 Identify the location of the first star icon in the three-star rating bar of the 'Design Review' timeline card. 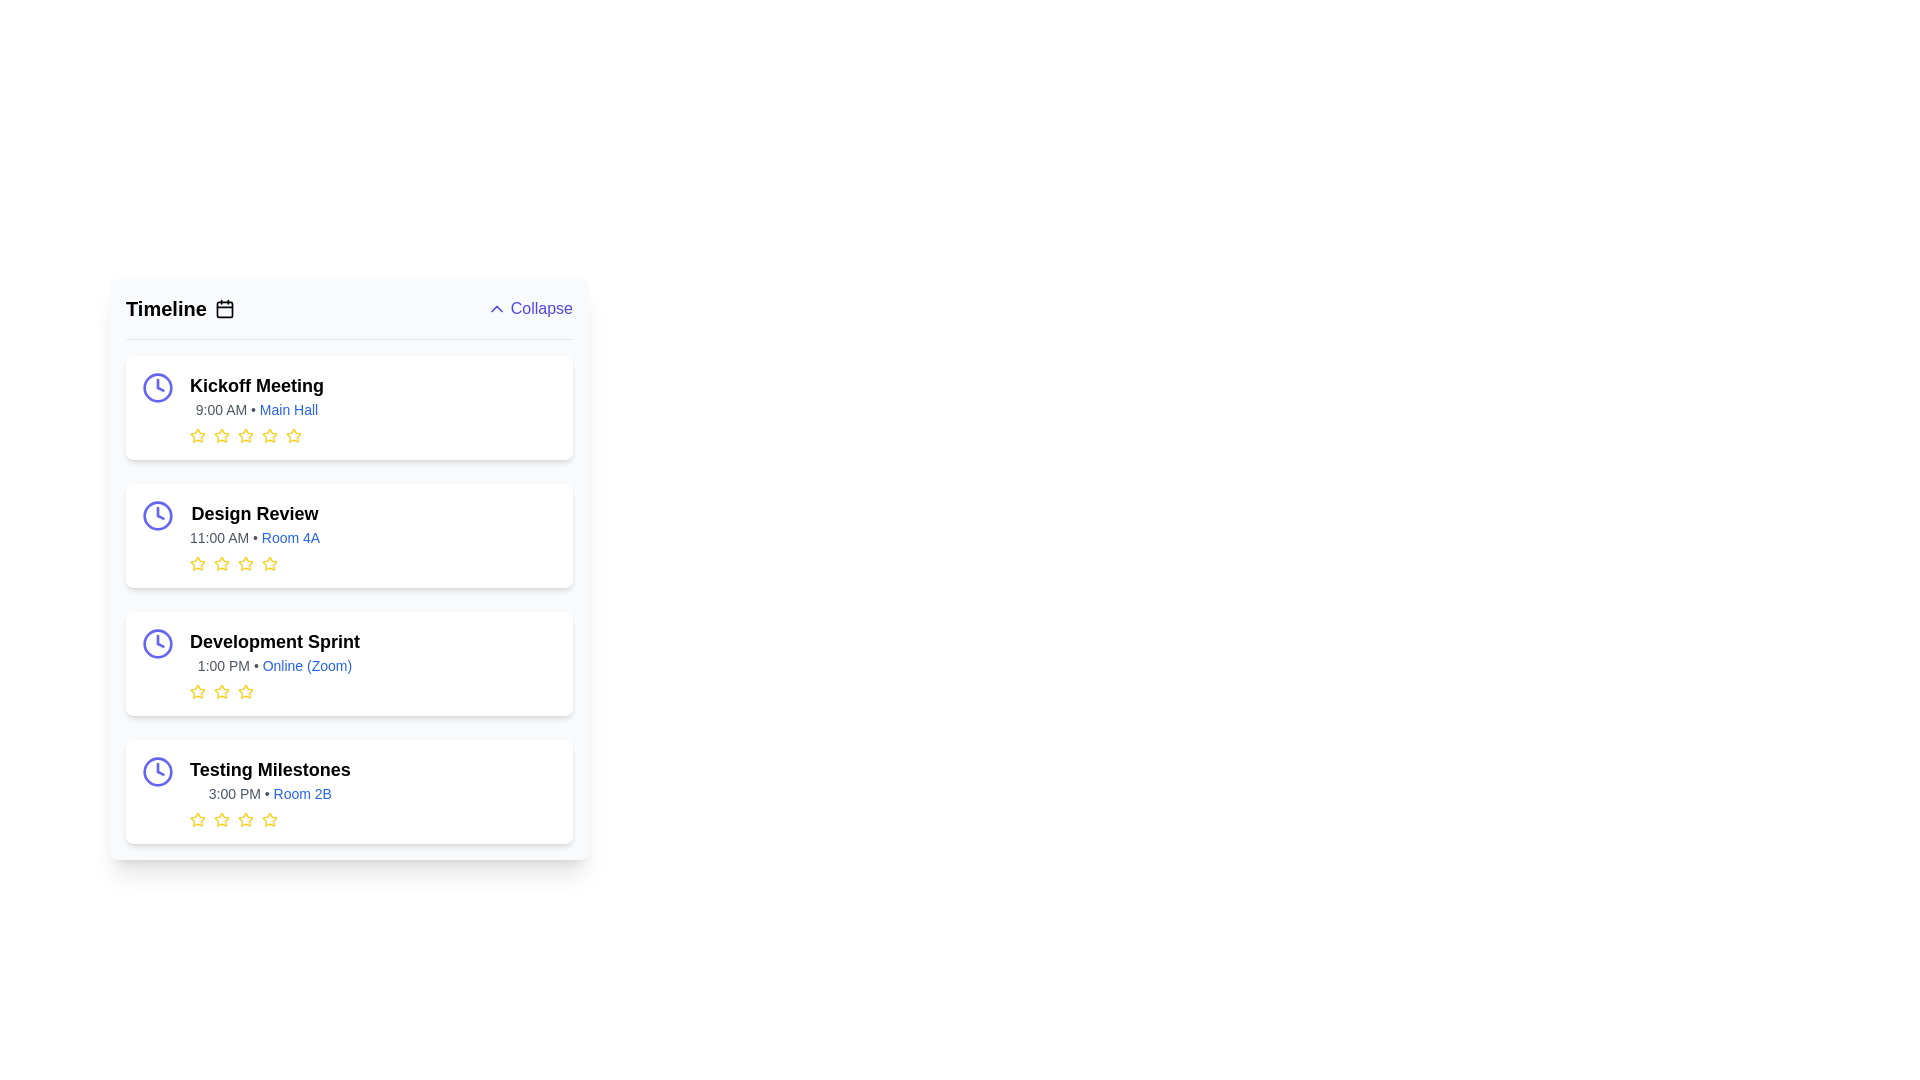
(221, 563).